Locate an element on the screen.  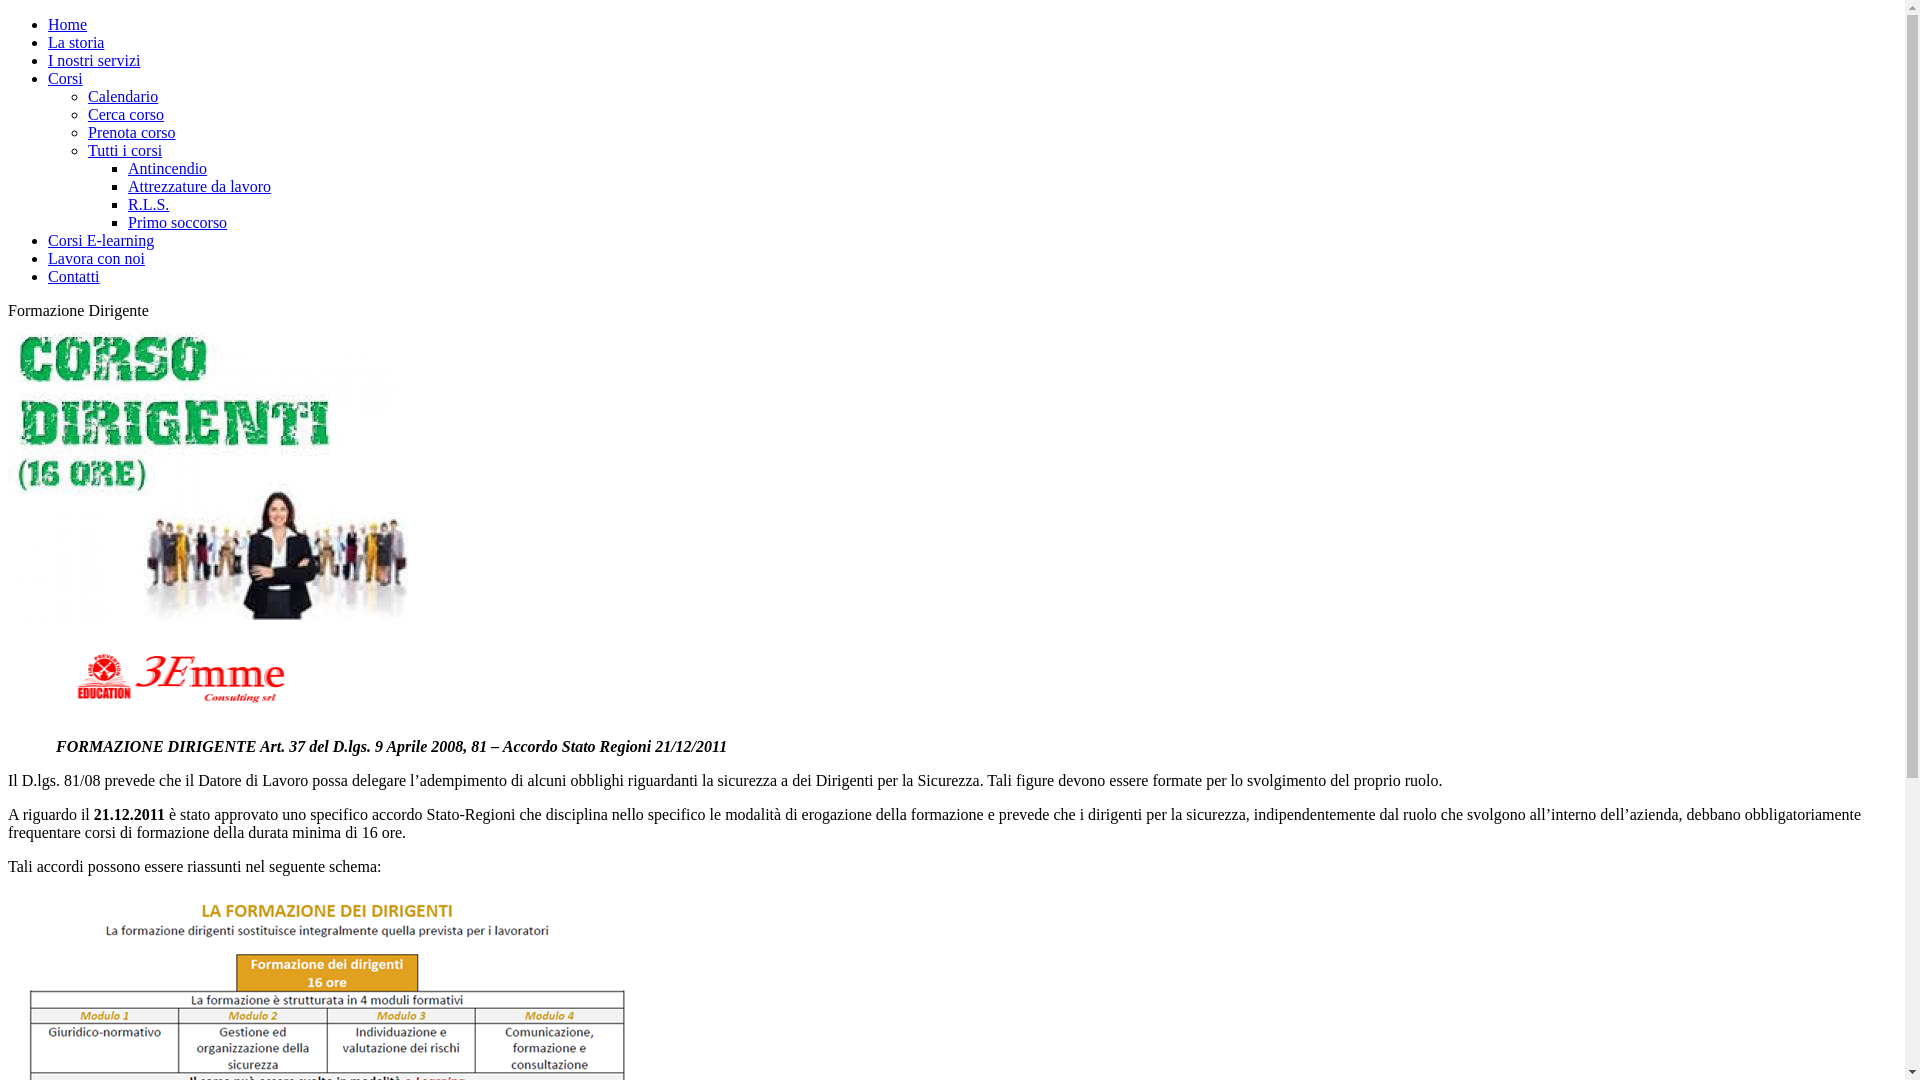
'Home' is located at coordinates (48, 24).